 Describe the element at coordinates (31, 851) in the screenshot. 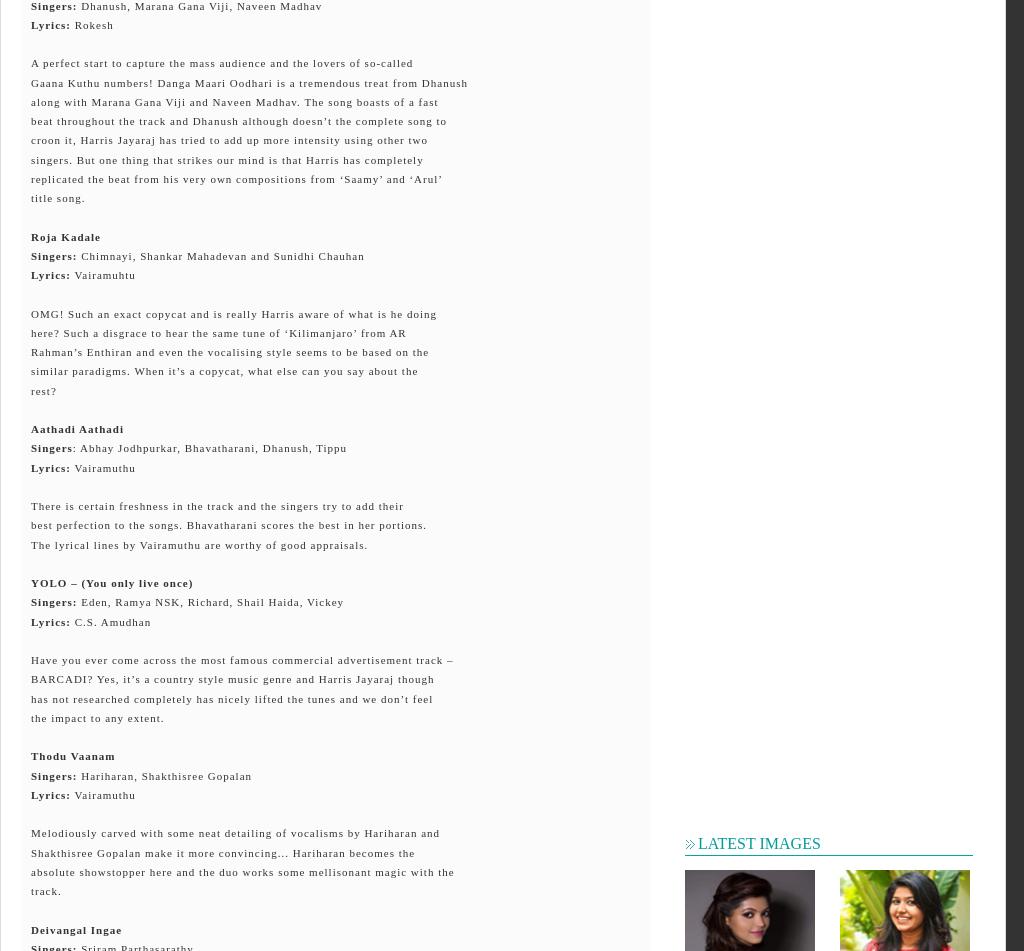

I see `'Shakthisree Gopalan make it more convincing... Hariharan becomes the'` at that location.